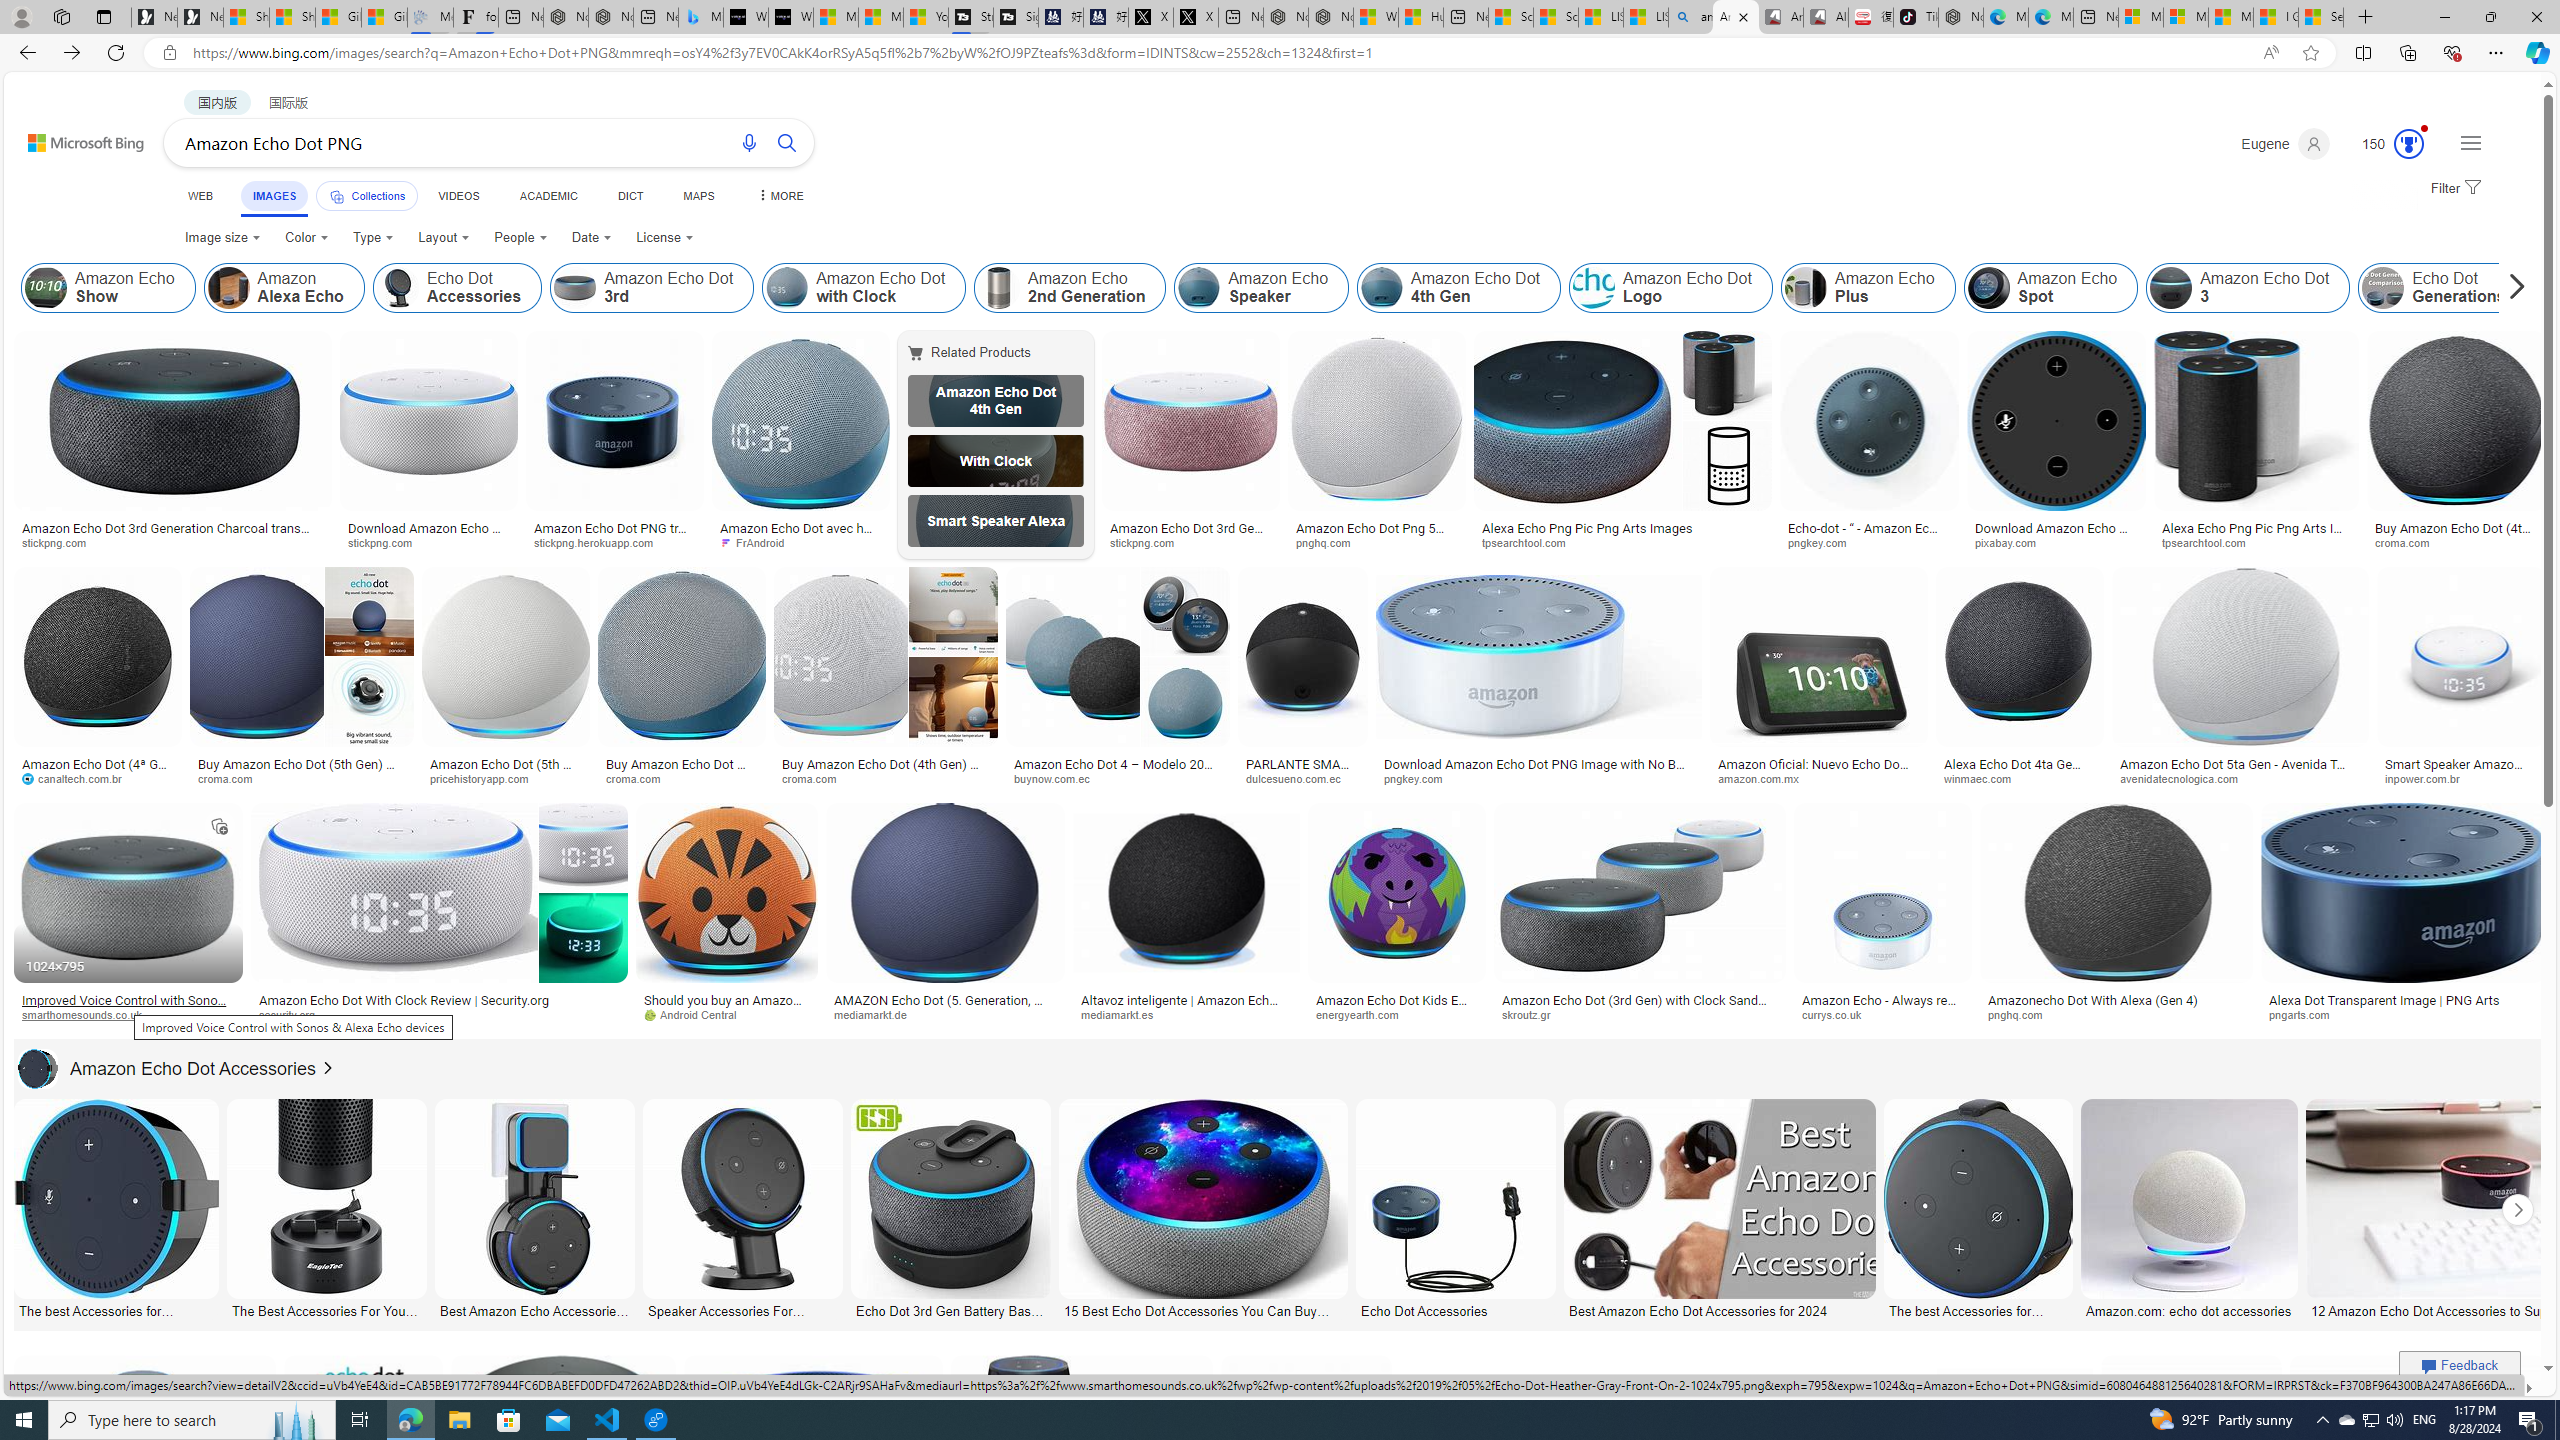 Image resolution: width=2560 pixels, height=1440 pixels. Describe the element at coordinates (1190, 543) in the screenshot. I see `'stickpng.com'` at that location.